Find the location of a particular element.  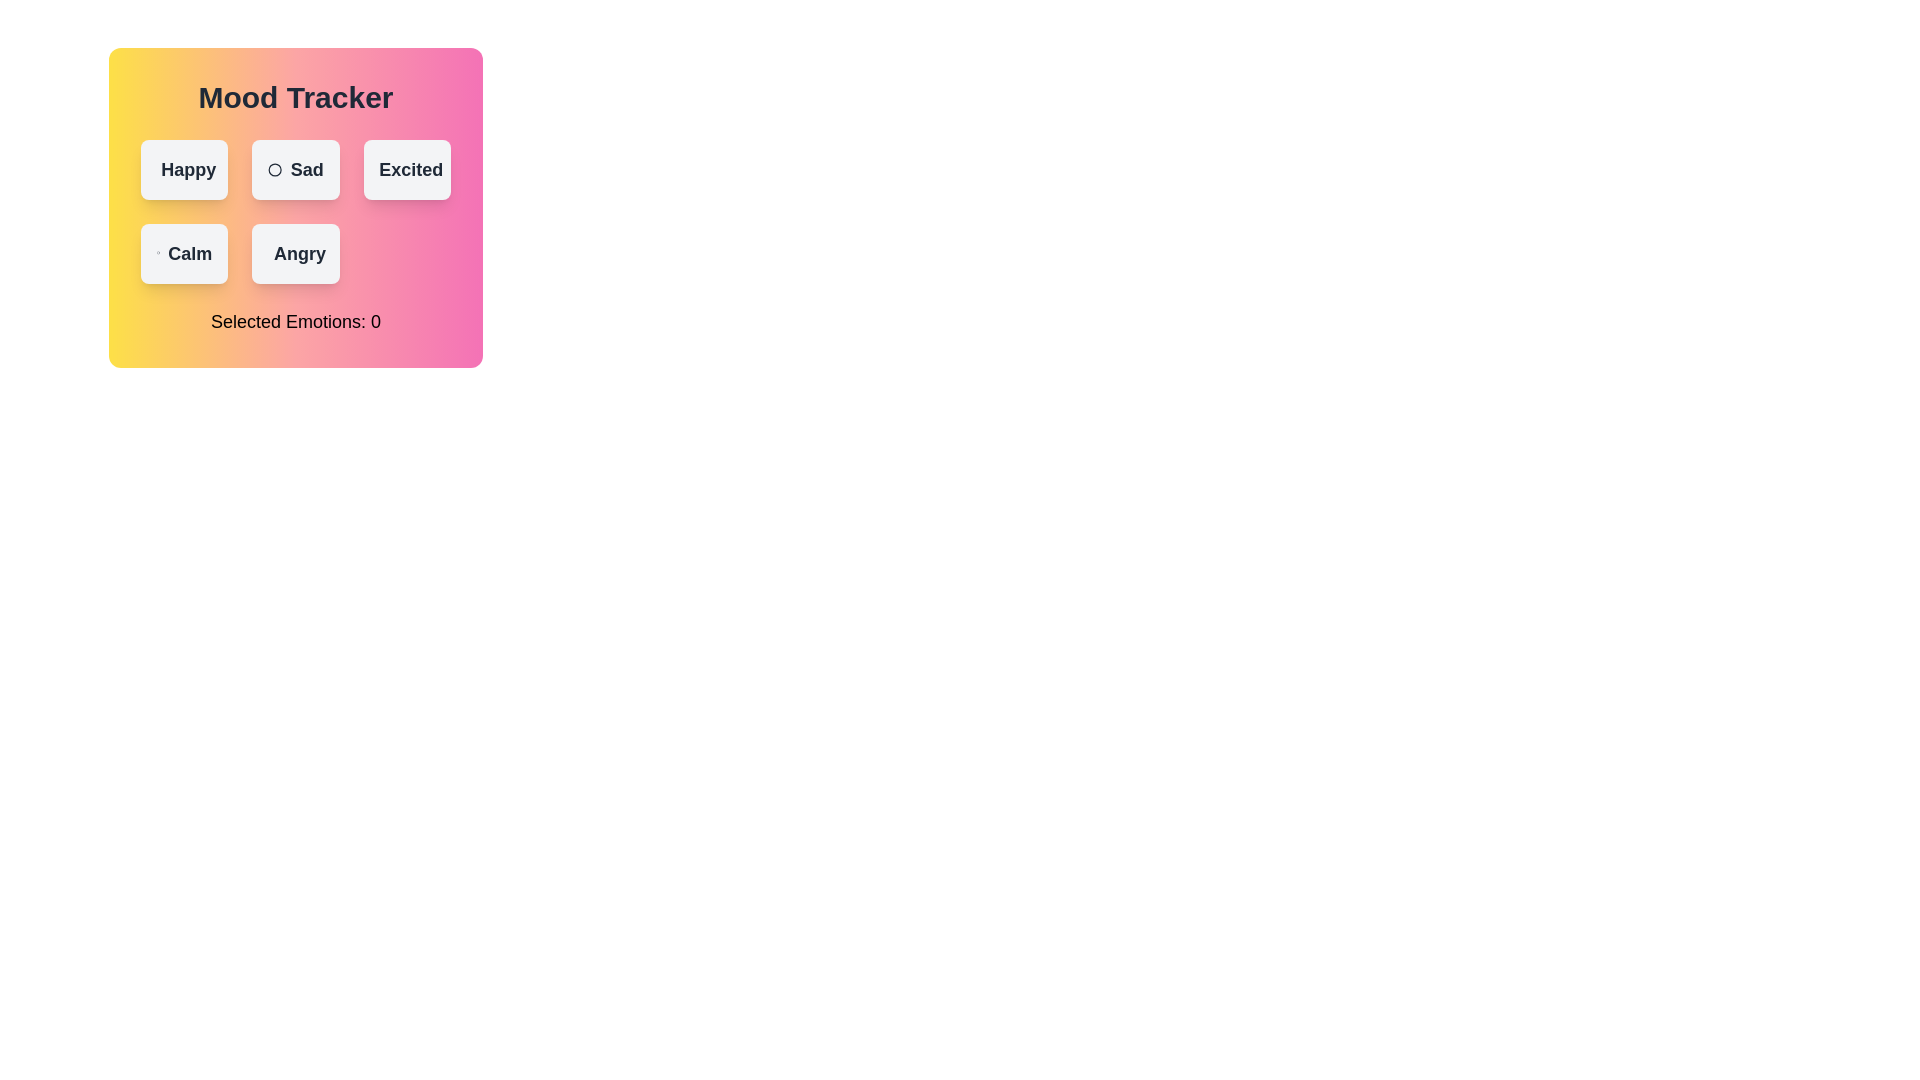

the Calm button is located at coordinates (183, 253).